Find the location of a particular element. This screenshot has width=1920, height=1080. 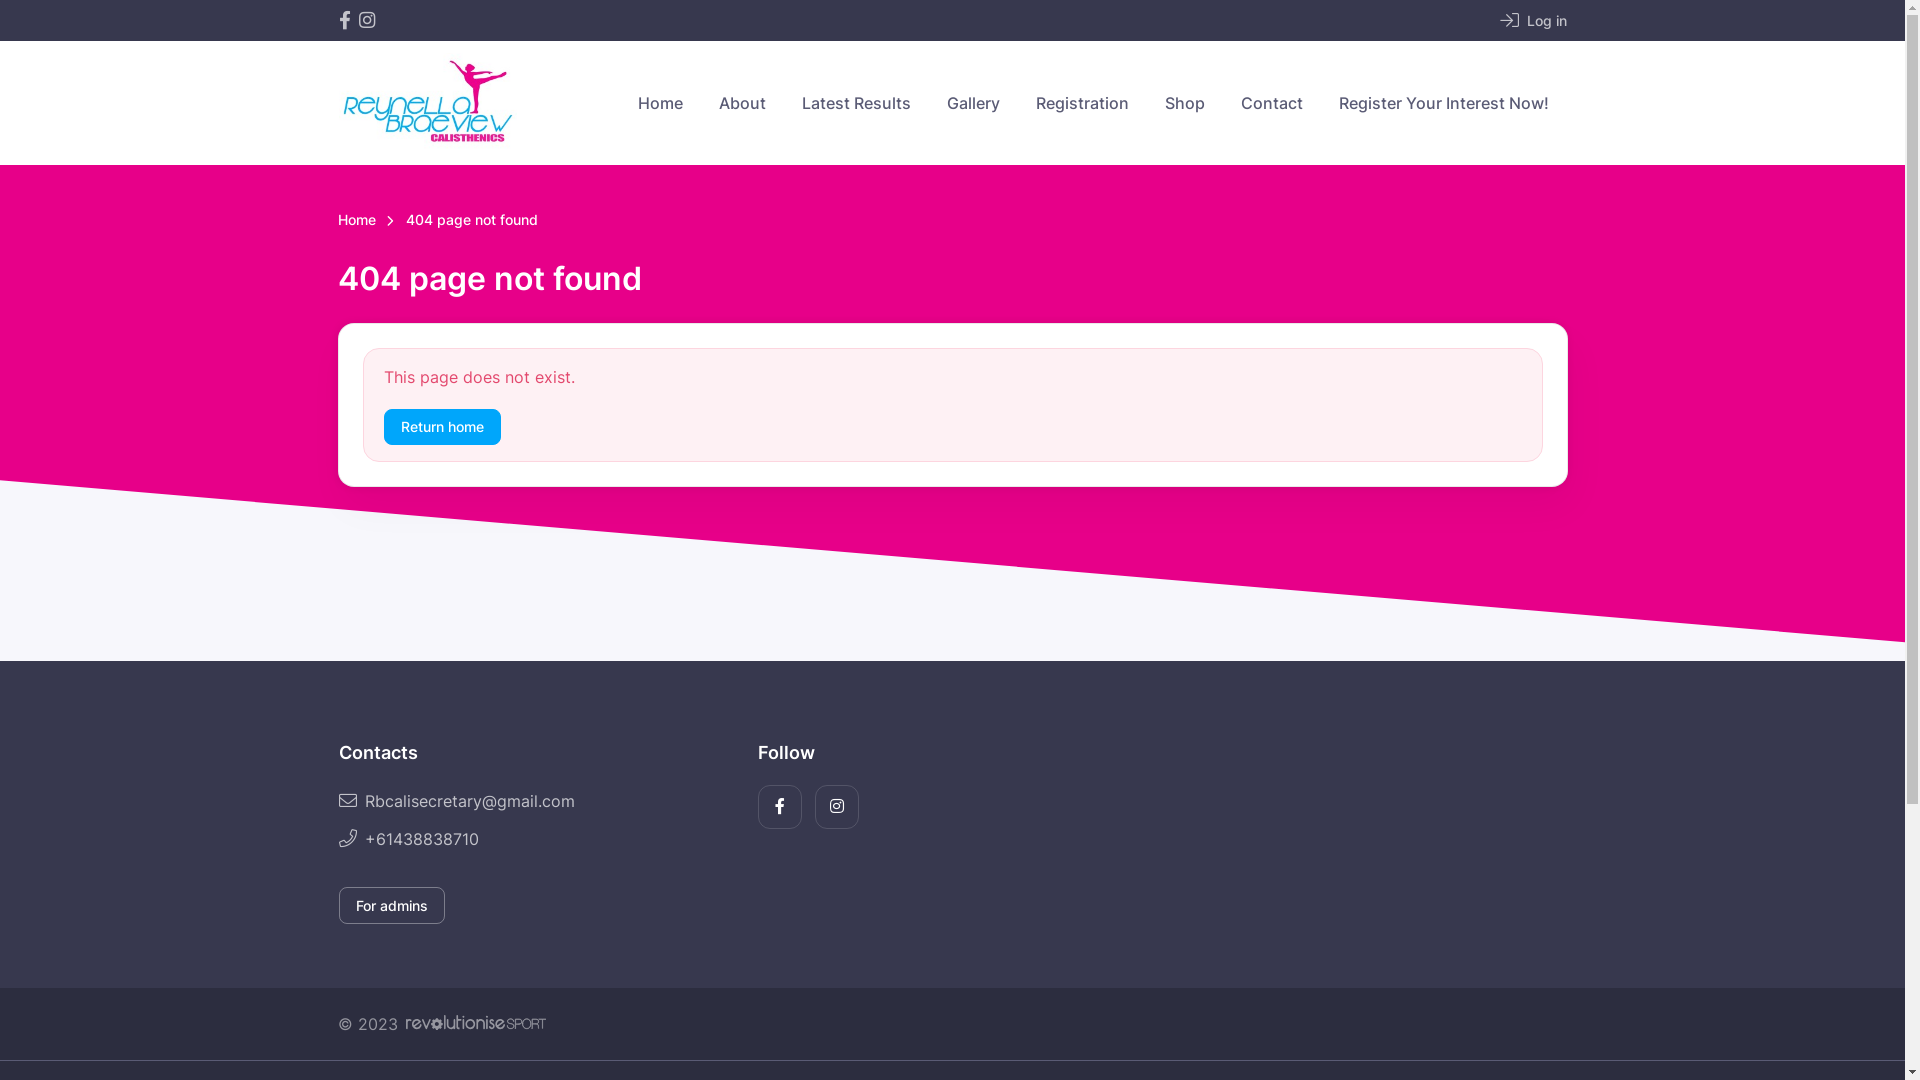

'Shop' is located at coordinates (1184, 103).